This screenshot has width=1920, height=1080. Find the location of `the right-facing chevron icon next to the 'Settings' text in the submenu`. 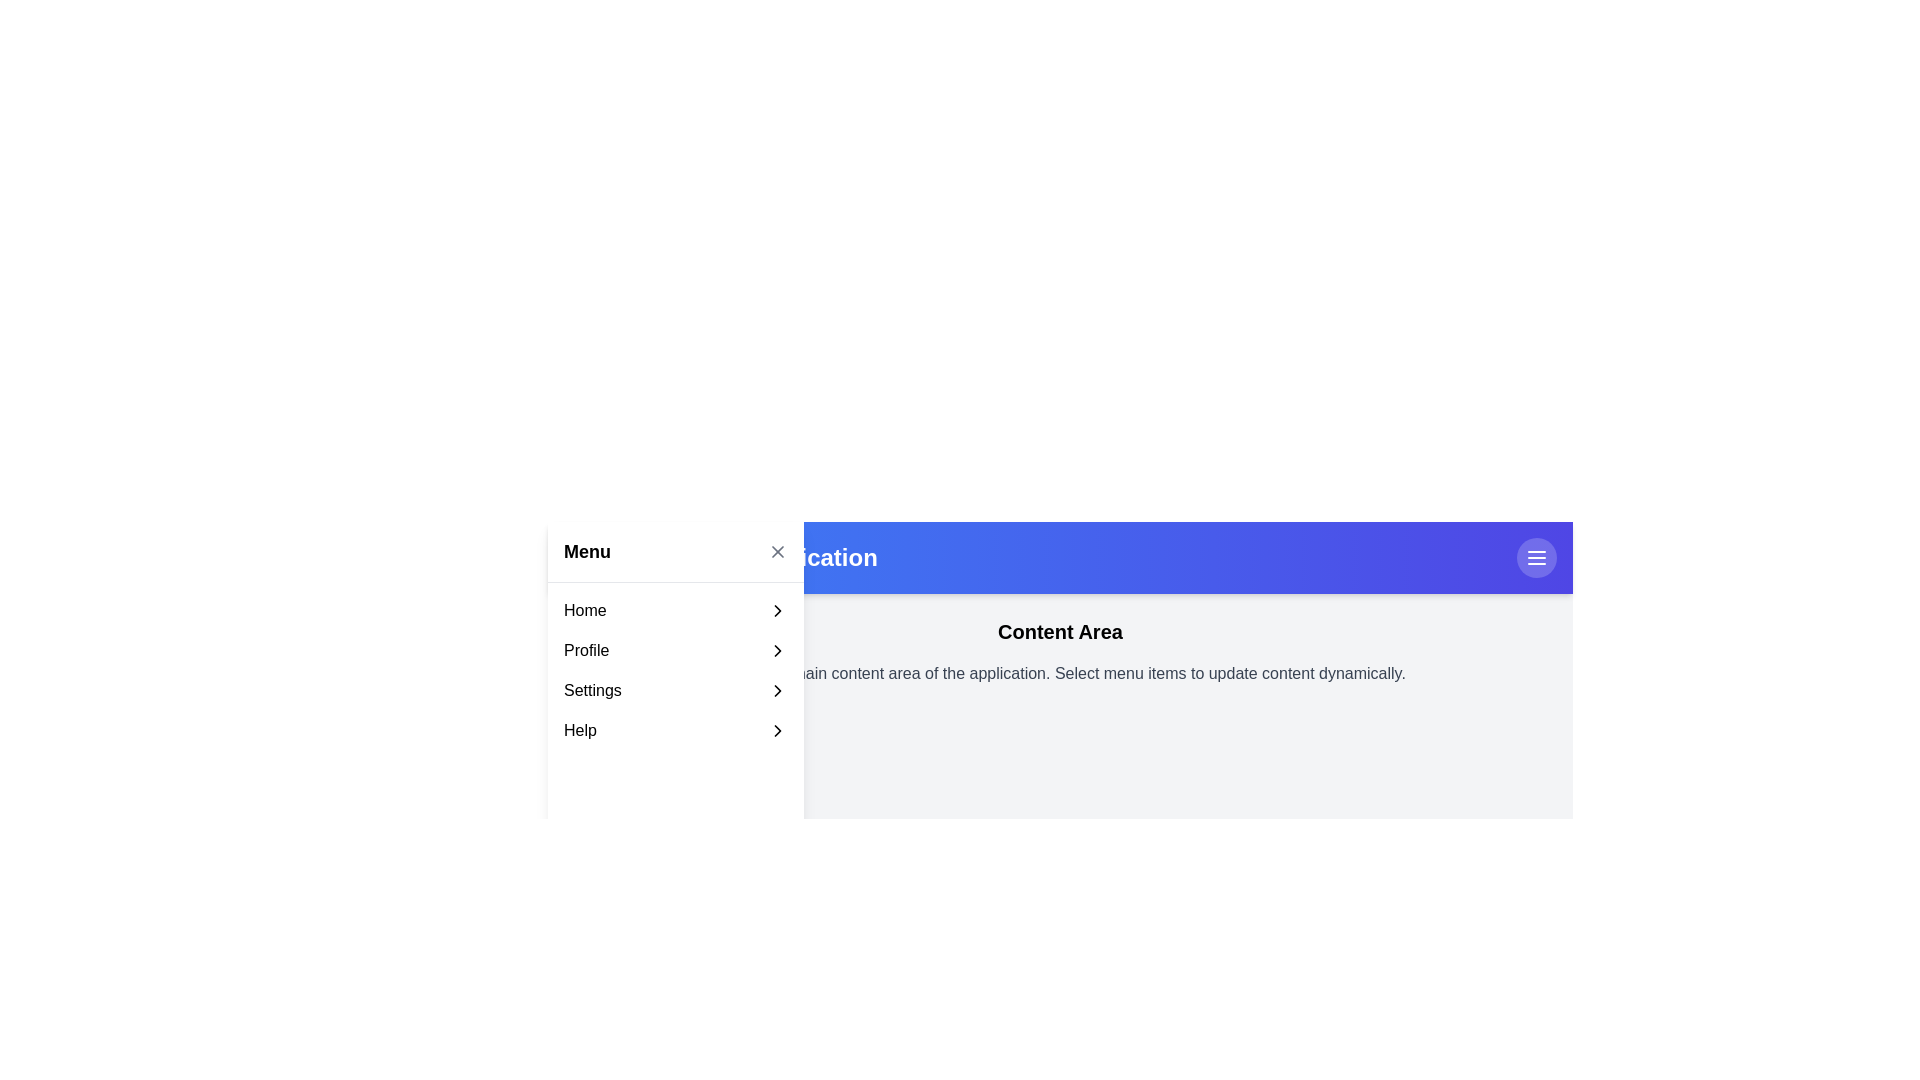

the right-facing chevron icon next to the 'Settings' text in the submenu is located at coordinates (776, 689).